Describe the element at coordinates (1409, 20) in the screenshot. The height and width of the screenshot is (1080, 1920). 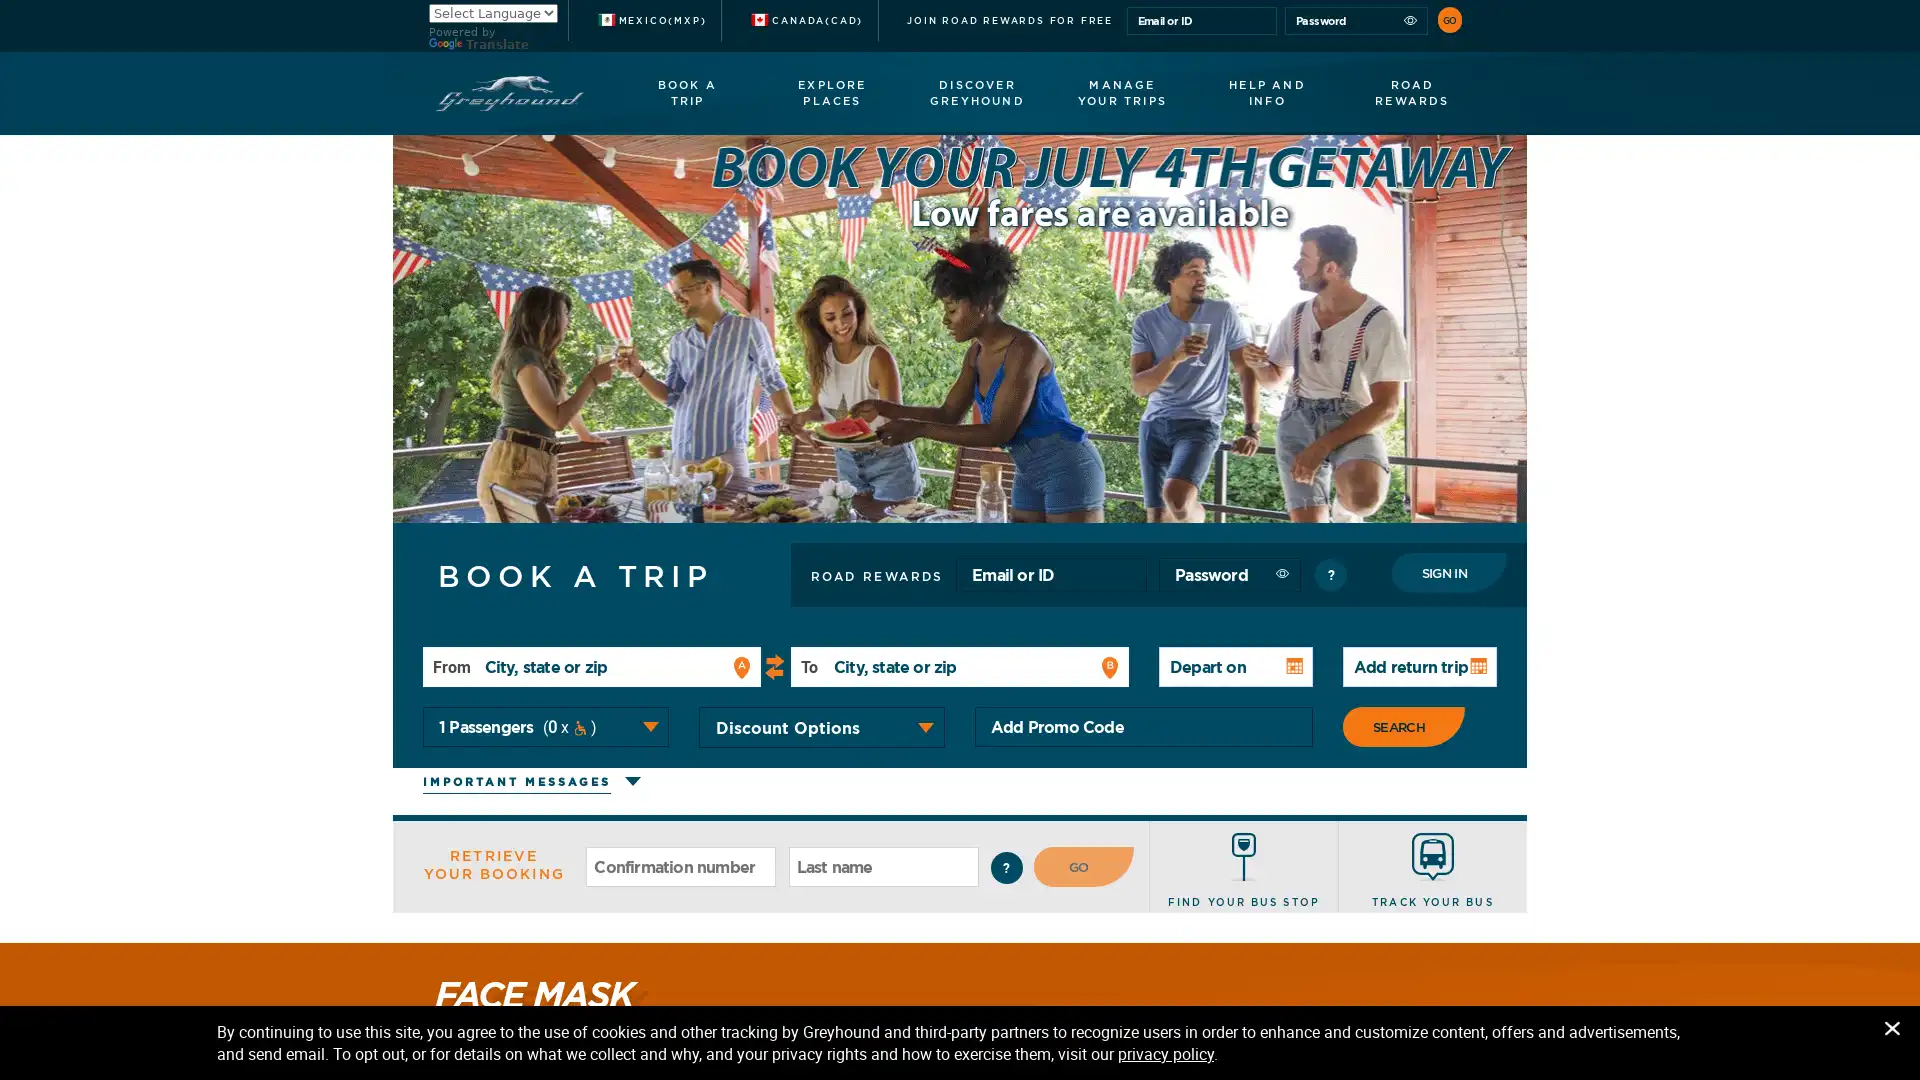
I see `Show password as plain text. Warning: this will display your password on the screen.` at that location.